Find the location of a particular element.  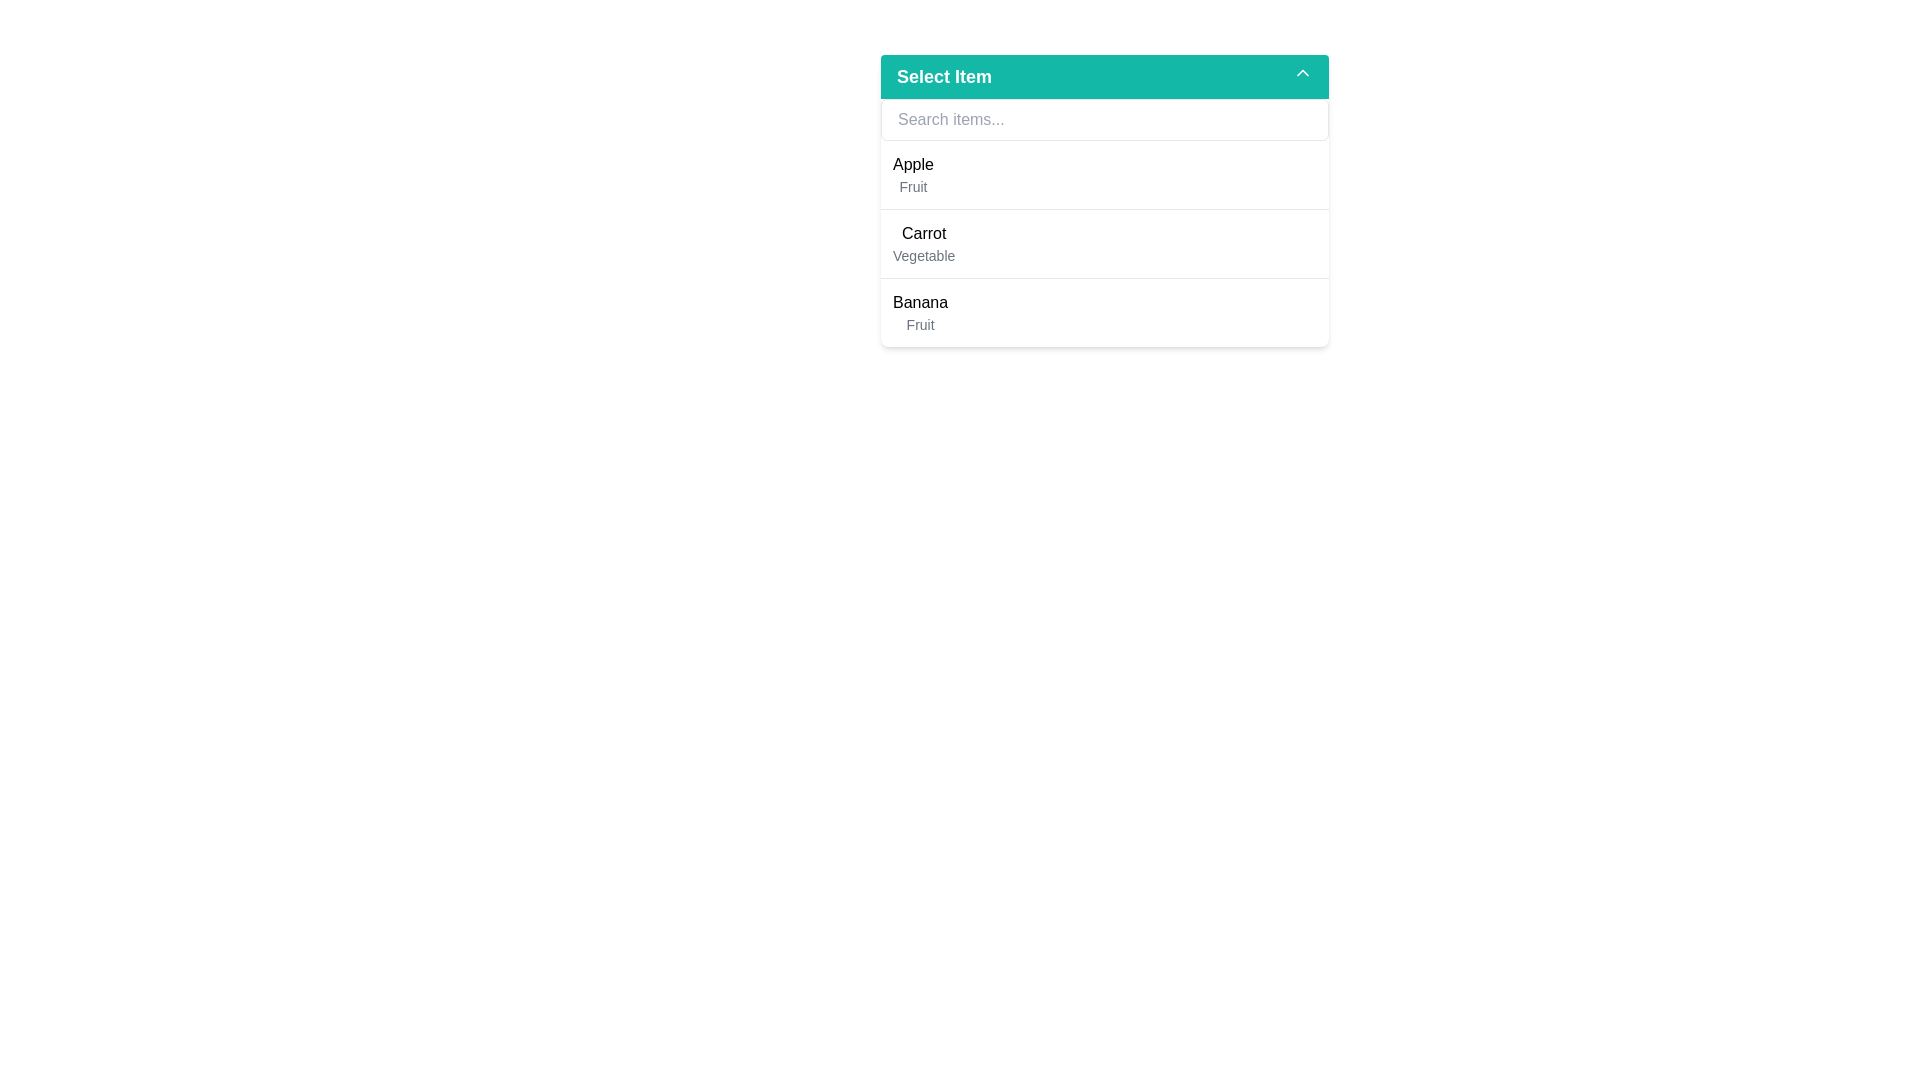

the 'Carrot' list item within the dropdown menu is located at coordinates (1103, 200).